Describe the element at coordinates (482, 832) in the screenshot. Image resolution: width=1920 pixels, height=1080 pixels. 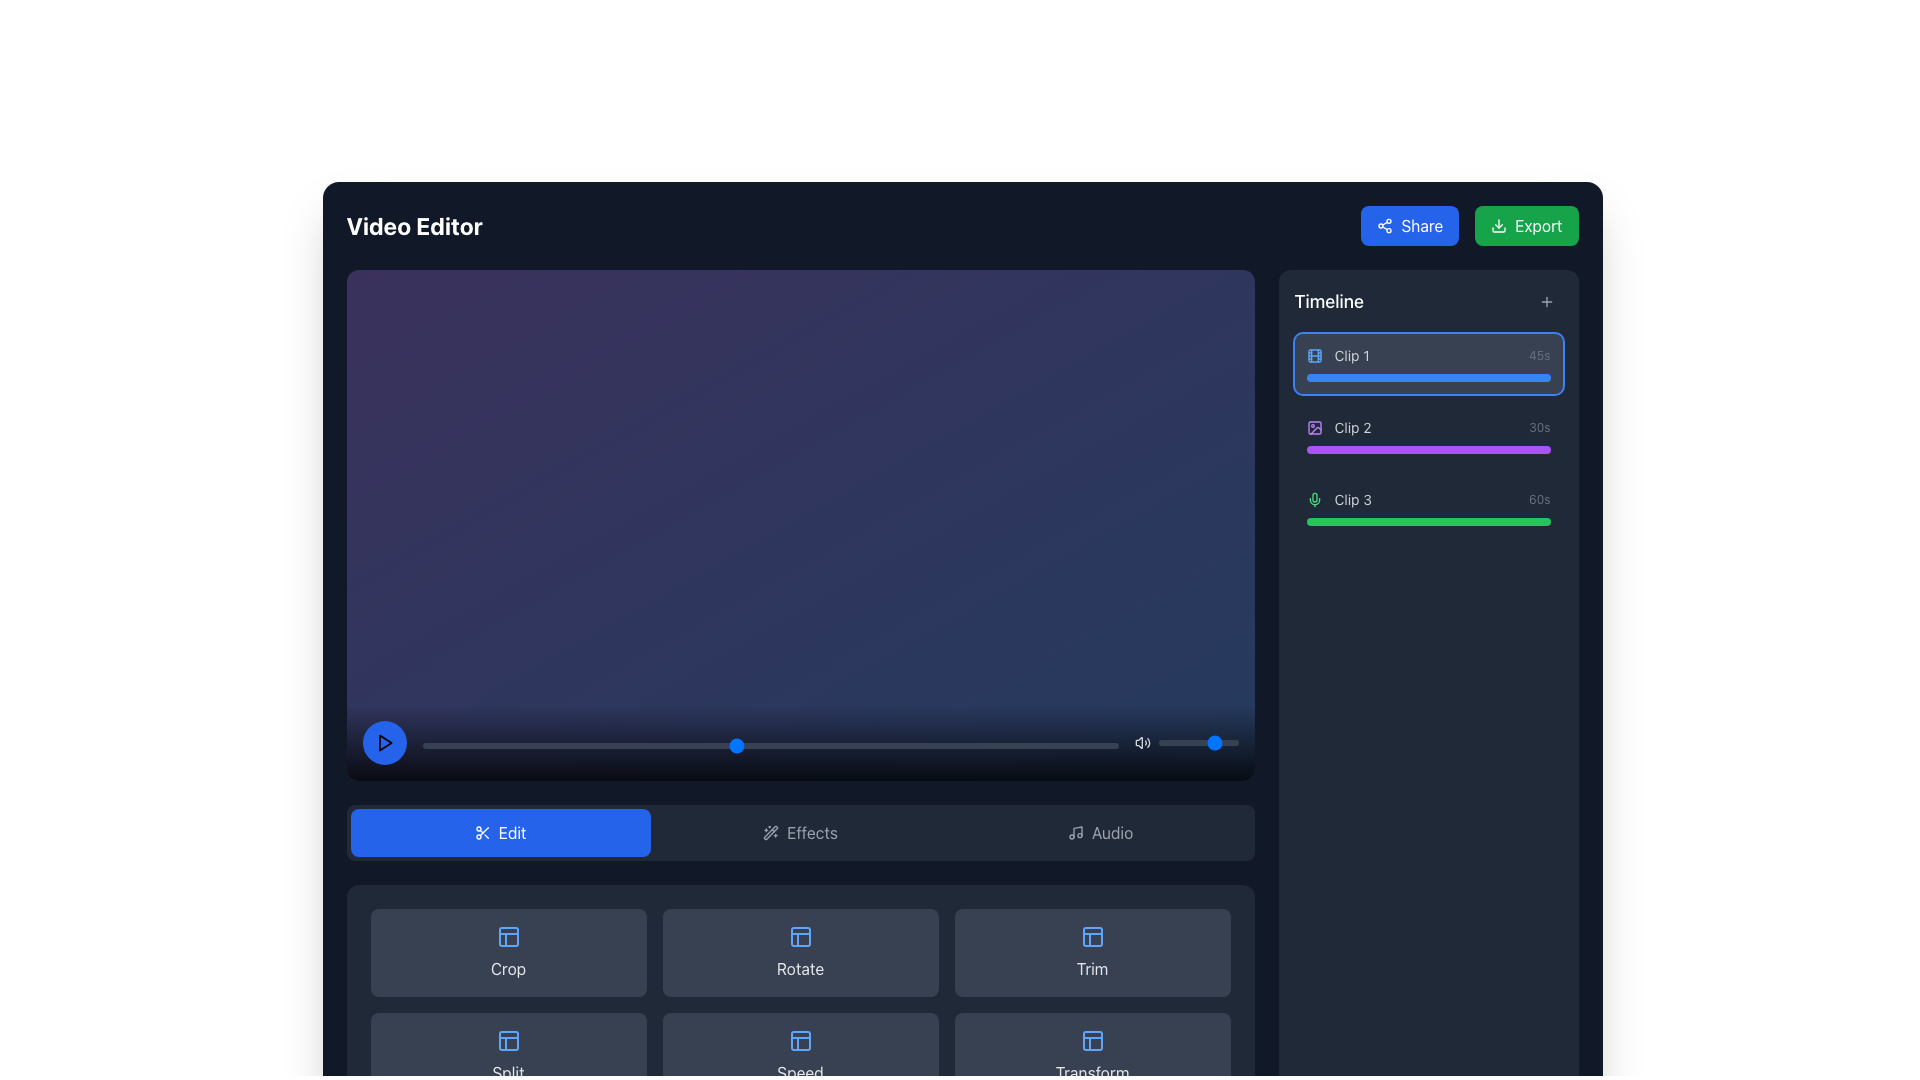
I see `the scissors icon located within the blue rectangular 'Edit' button positioned to the far-left in a horizontal row of buttons` at that location.